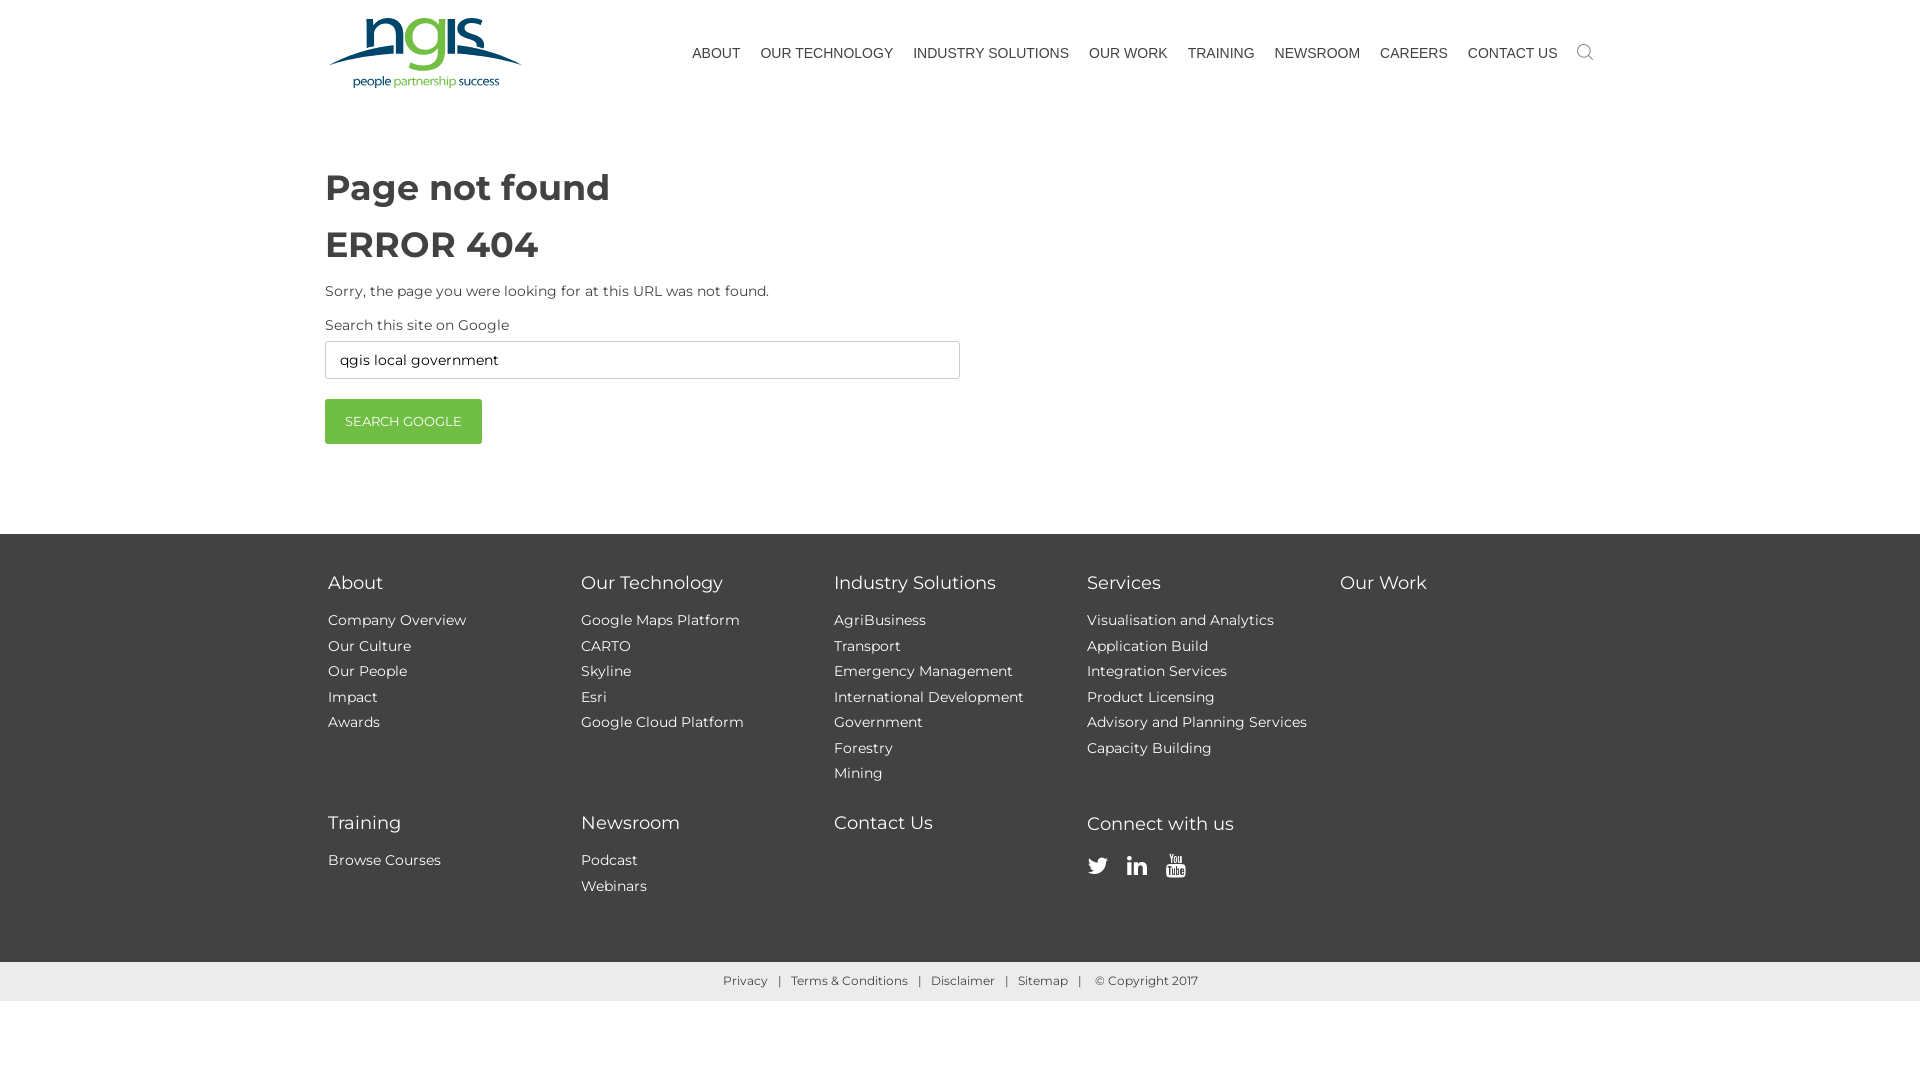 Image resolution: width=1920 pixels, height=1080 pixels. I want to click on 'Privacy', so click(743, 979).